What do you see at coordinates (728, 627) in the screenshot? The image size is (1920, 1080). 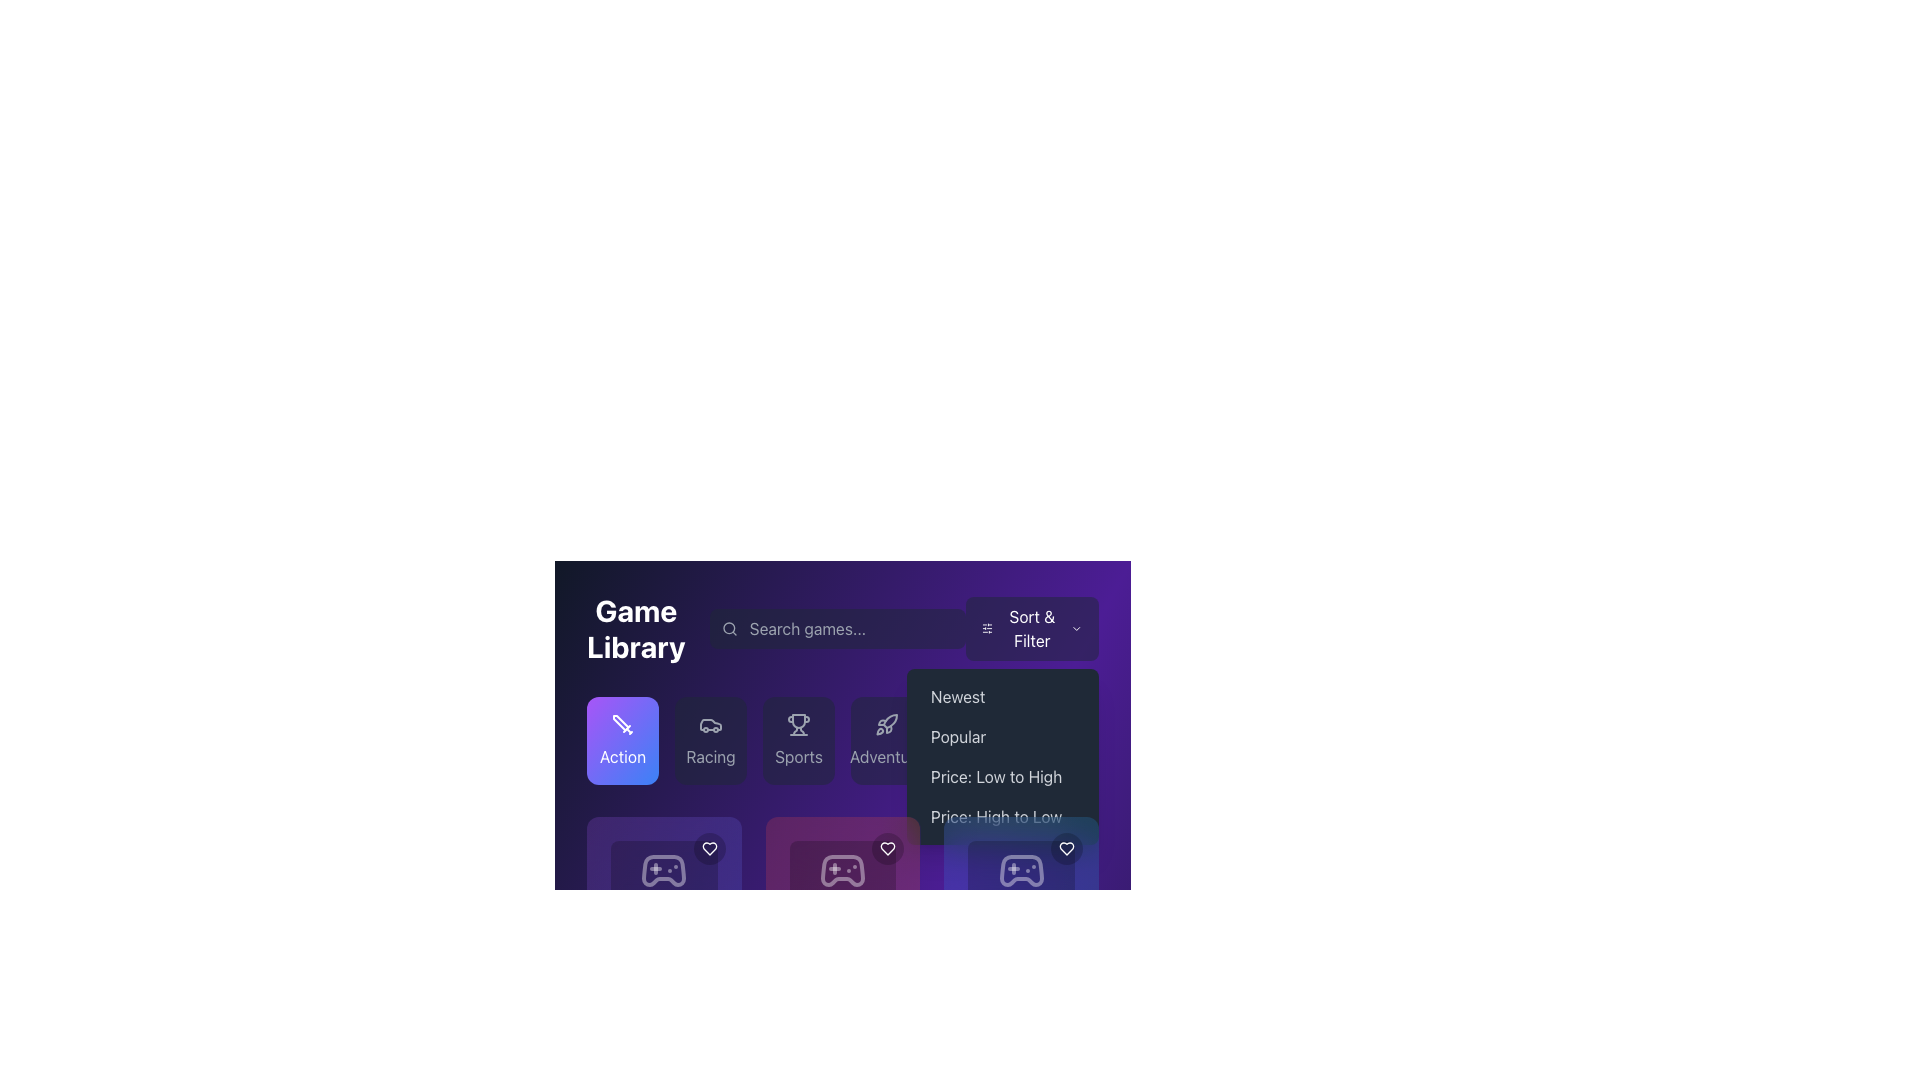 I see `the decorative circular shape of the magnifying glass icon, which represents the search functionality, located to the left of the search input field with the placeholder 'Search games...'` at bounding box center [728, 627].